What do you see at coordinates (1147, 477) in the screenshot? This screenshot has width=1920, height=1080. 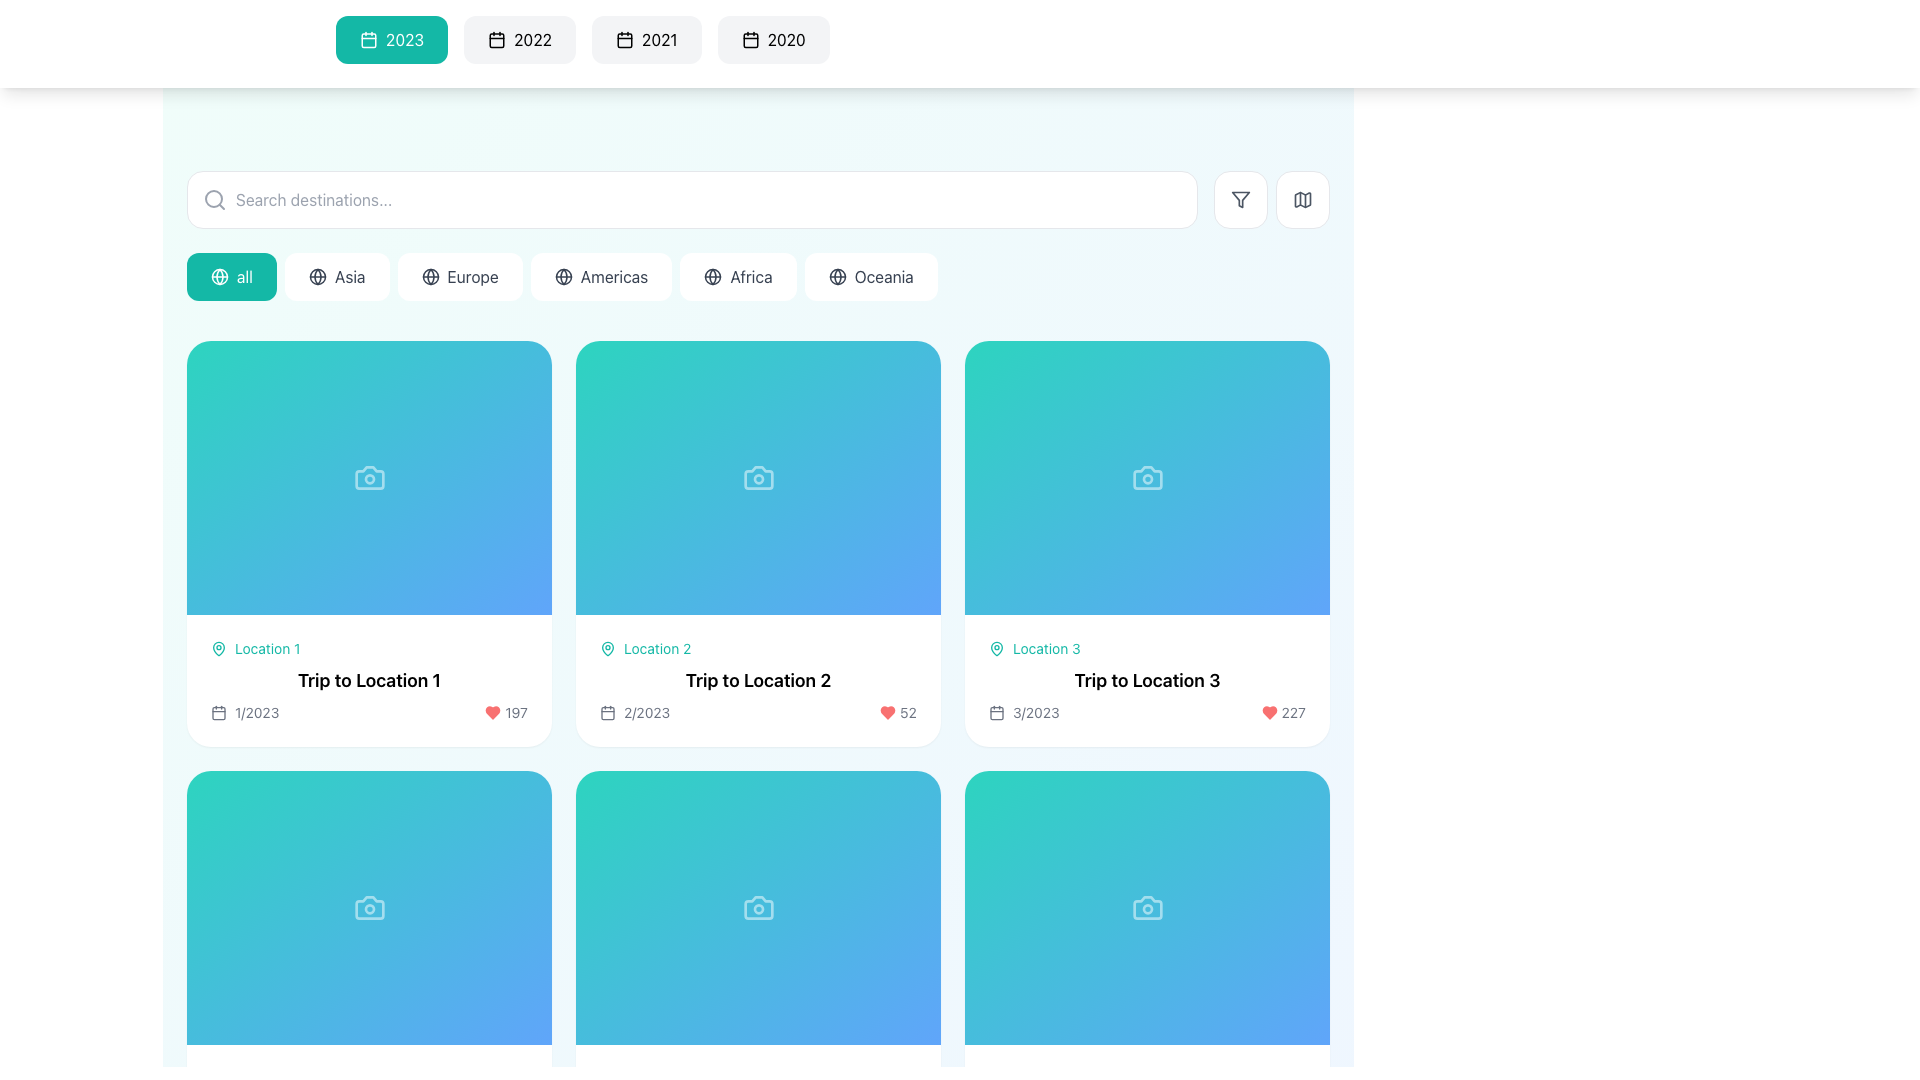 I see `the upload icon located at the top section of the card labeled 'Trip to Location 3', which indicates an upload or media-related feature` at bounding box center [1147, 477].